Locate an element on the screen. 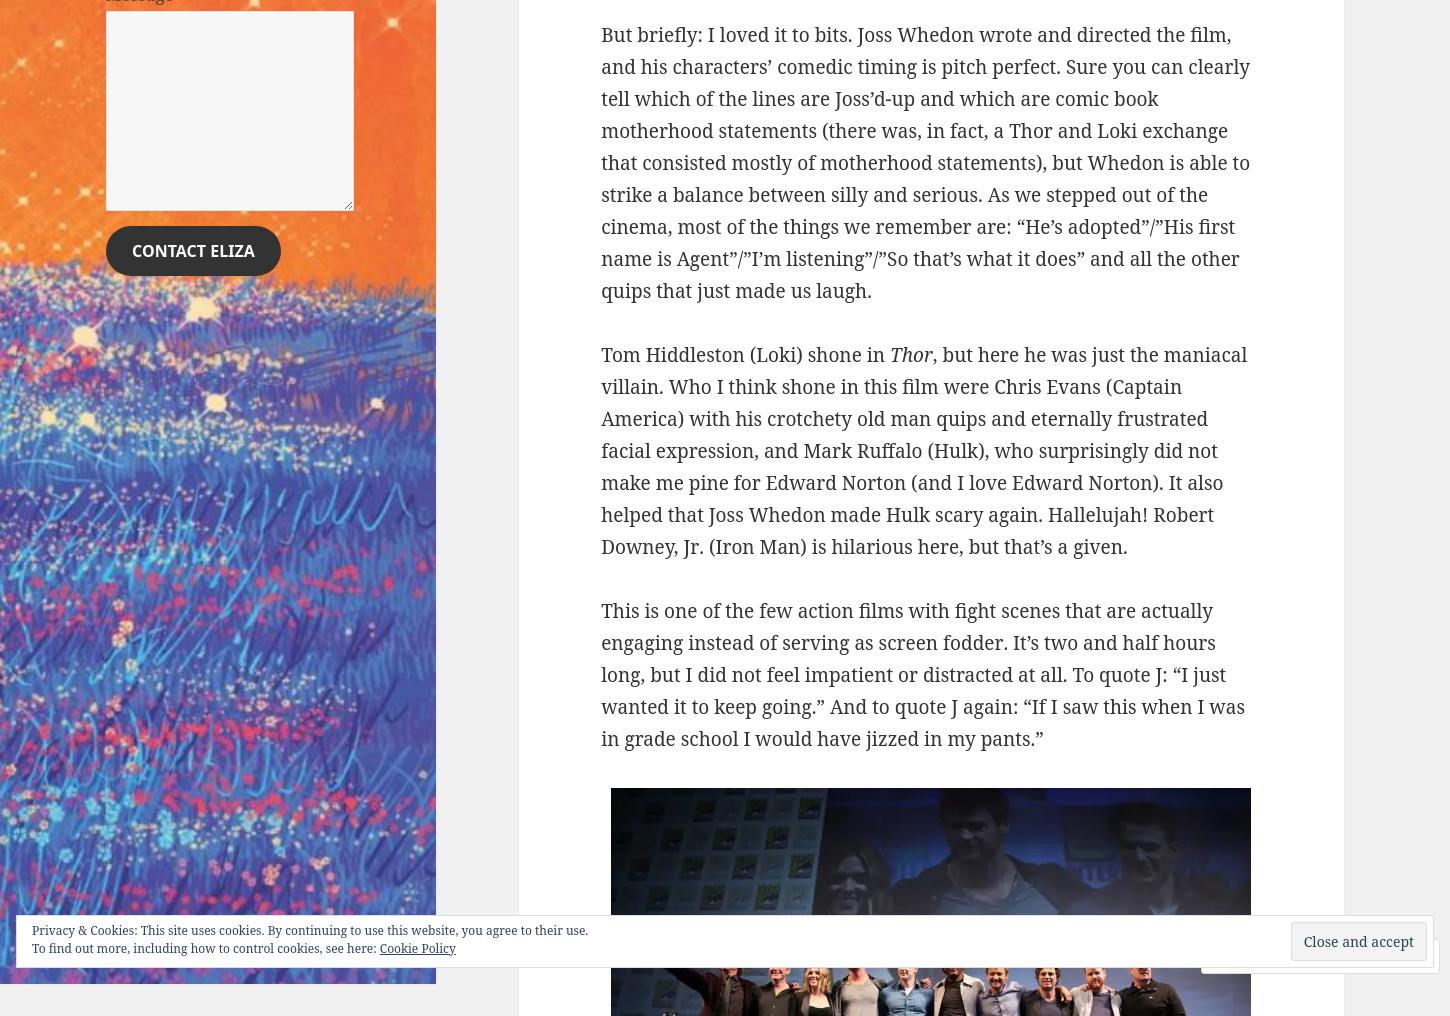 This screenshot has width=1450, height=1016. 'Cookie Policy' is located at coordinates (416, 947).